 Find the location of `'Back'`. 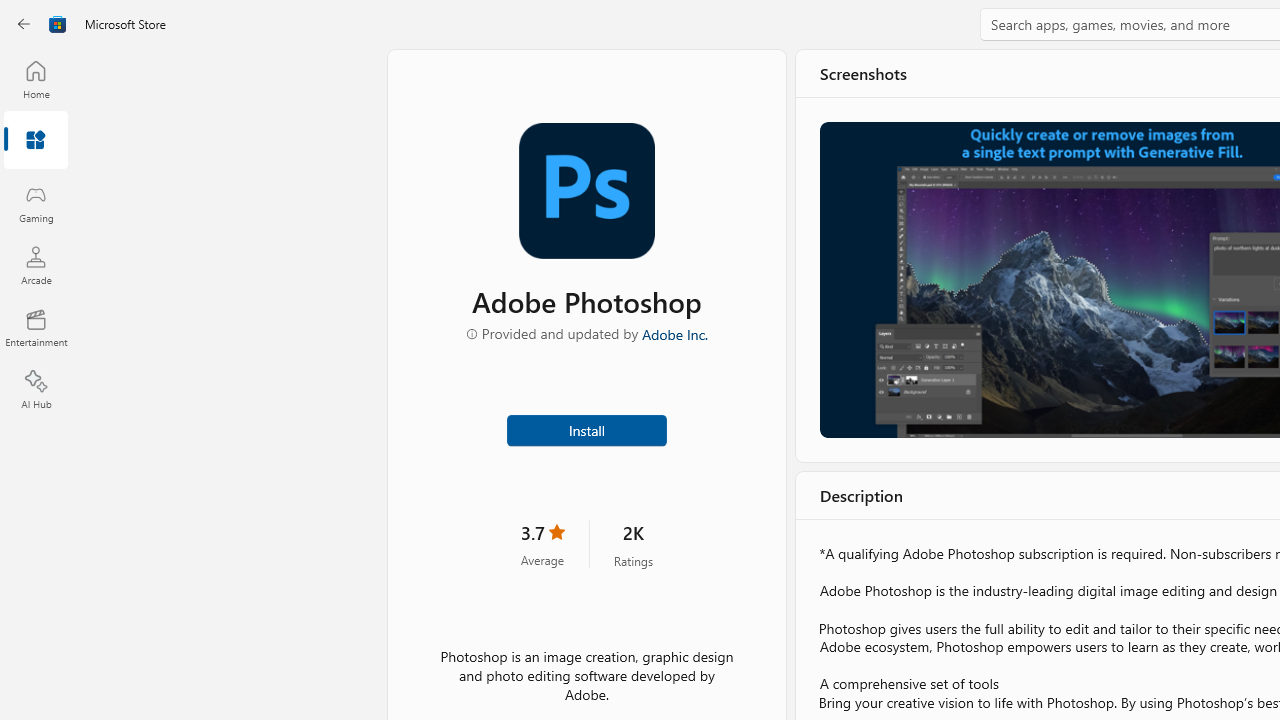

'Back' is located at coordinates (24, 24).